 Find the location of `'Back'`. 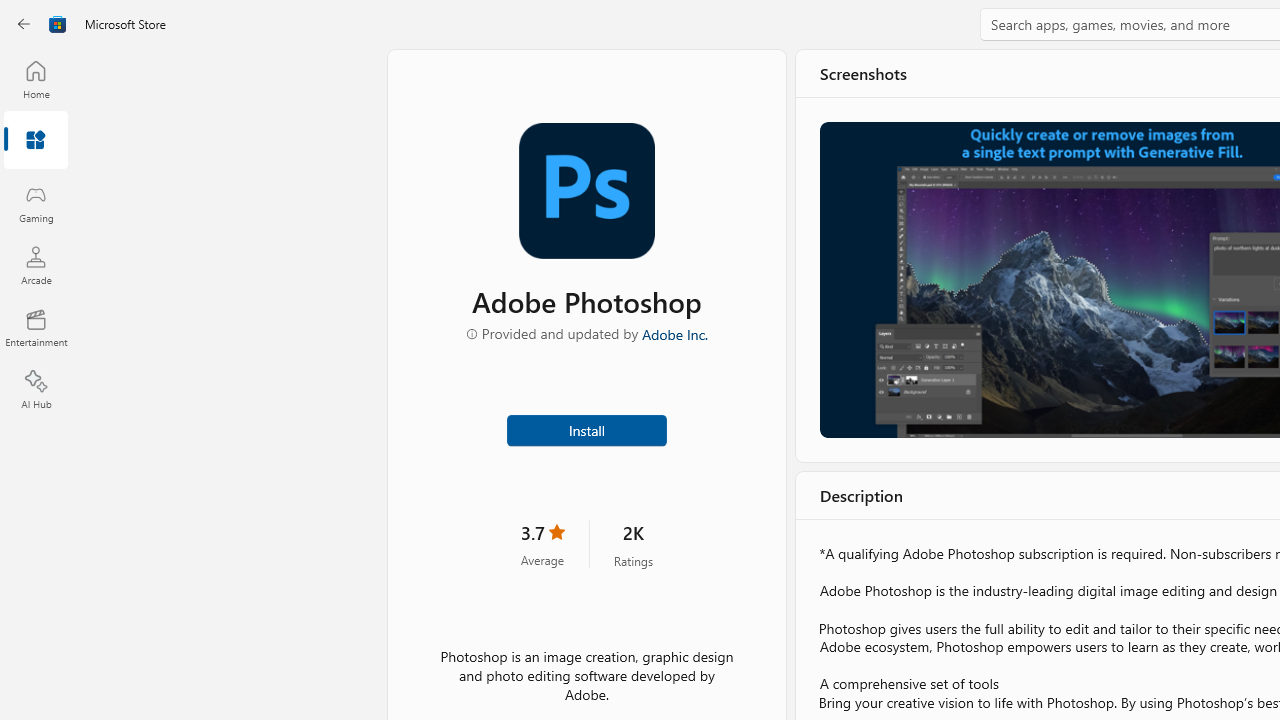

'Back' is located at coordinates (24, 24).